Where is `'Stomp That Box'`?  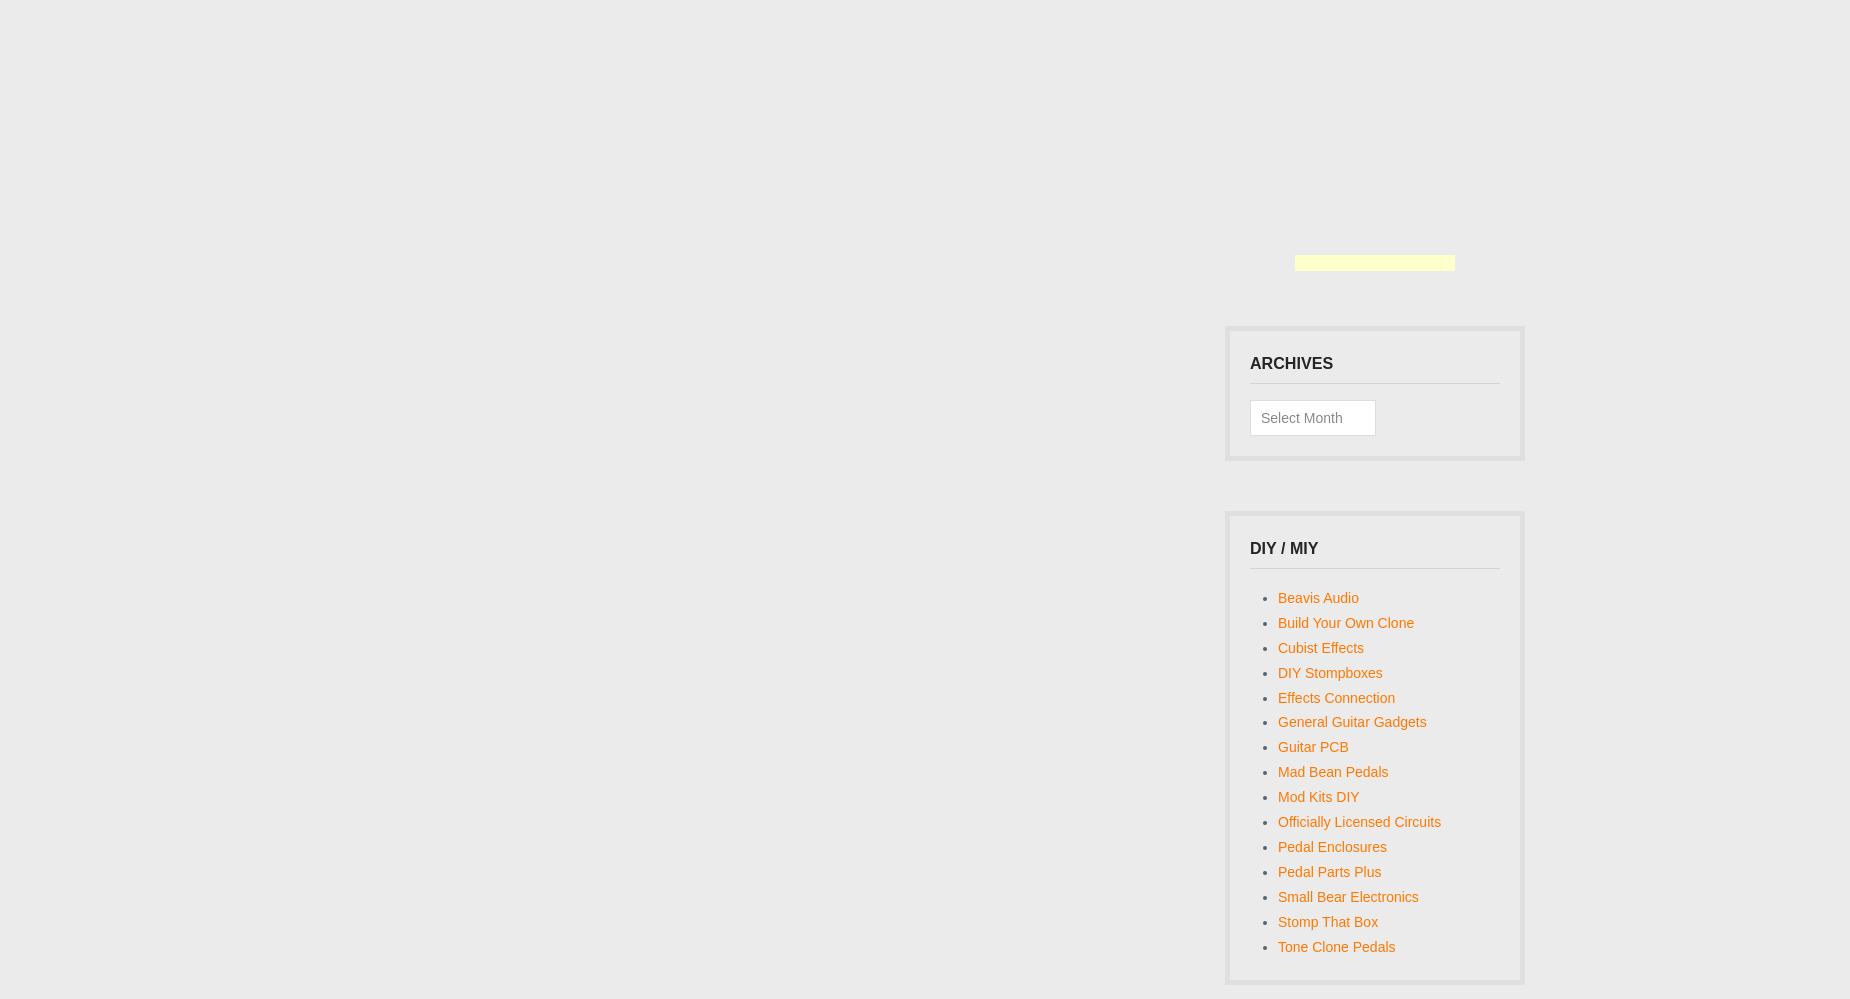
'Stomp That Box' is located at coordinates (1326, 921).